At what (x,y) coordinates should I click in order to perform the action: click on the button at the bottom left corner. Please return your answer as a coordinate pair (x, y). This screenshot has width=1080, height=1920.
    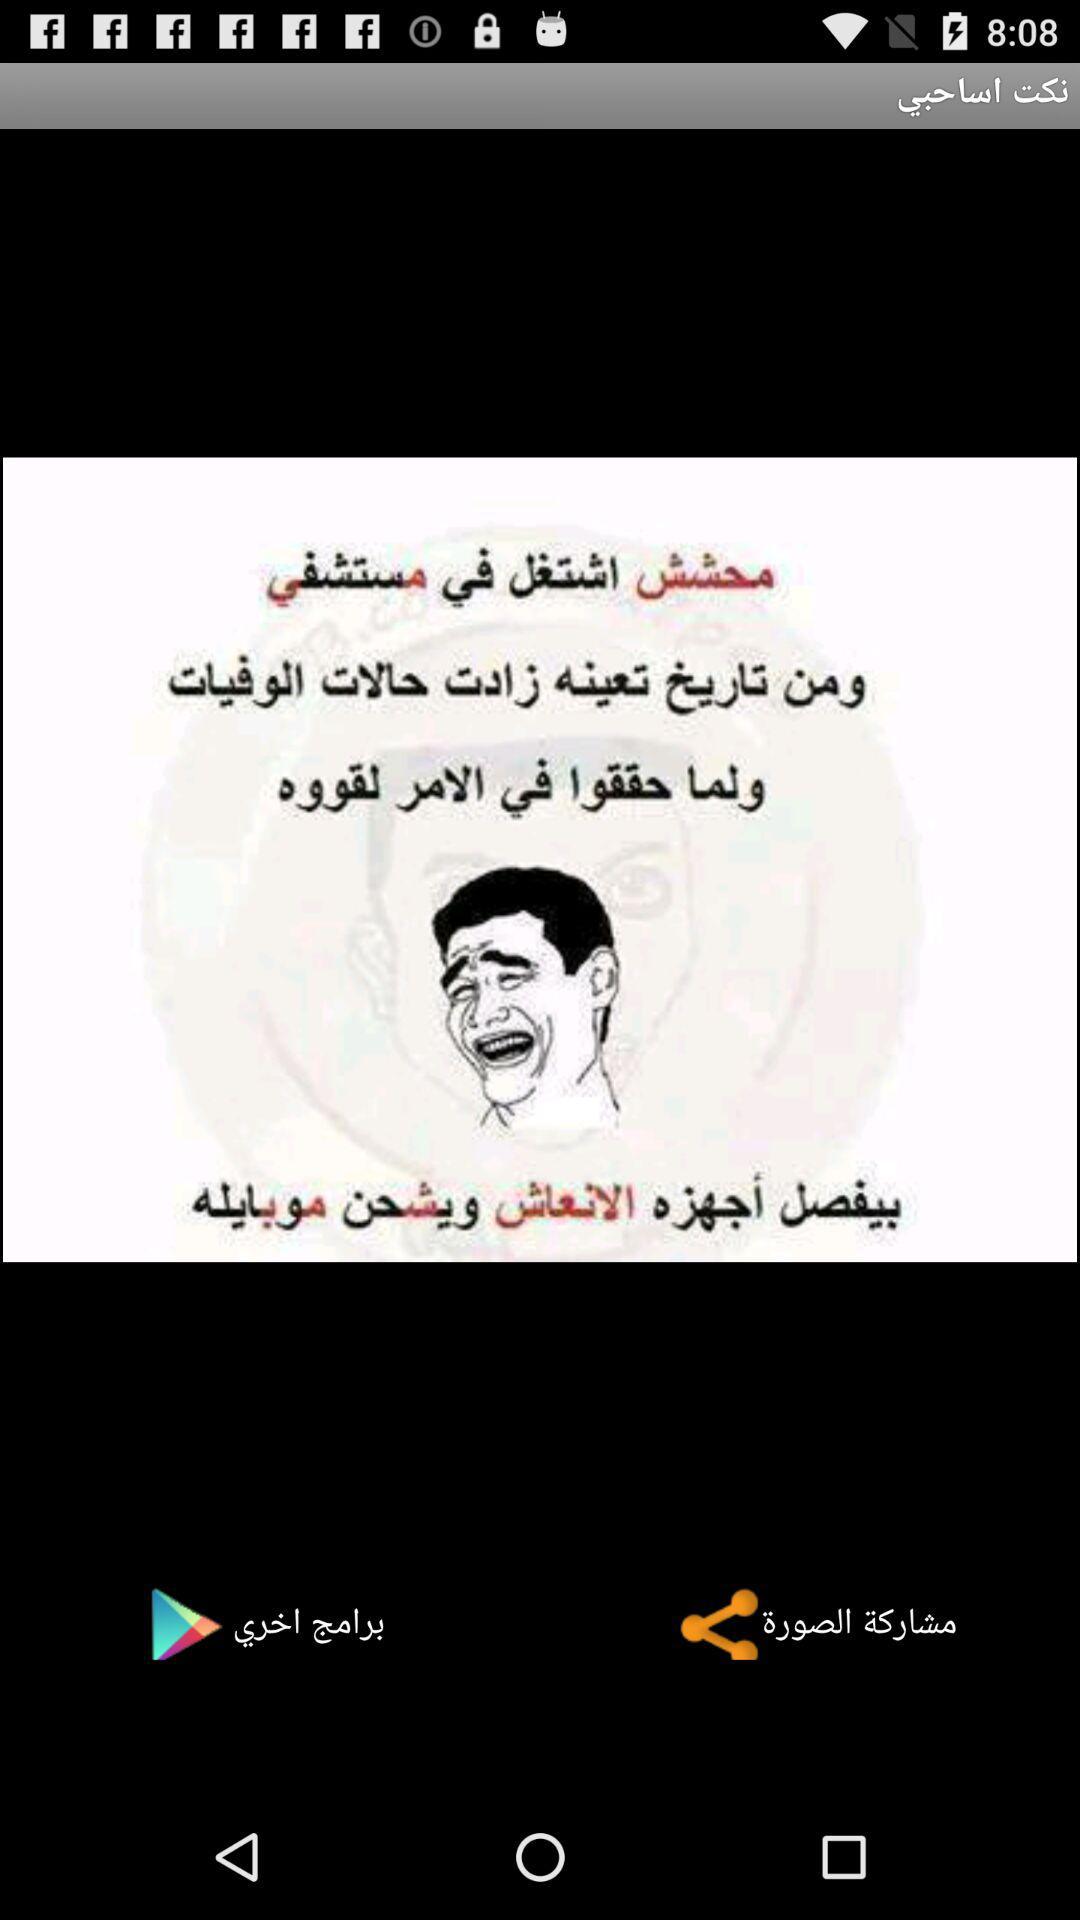
    Looking at the image, I should click on (252, 1623).